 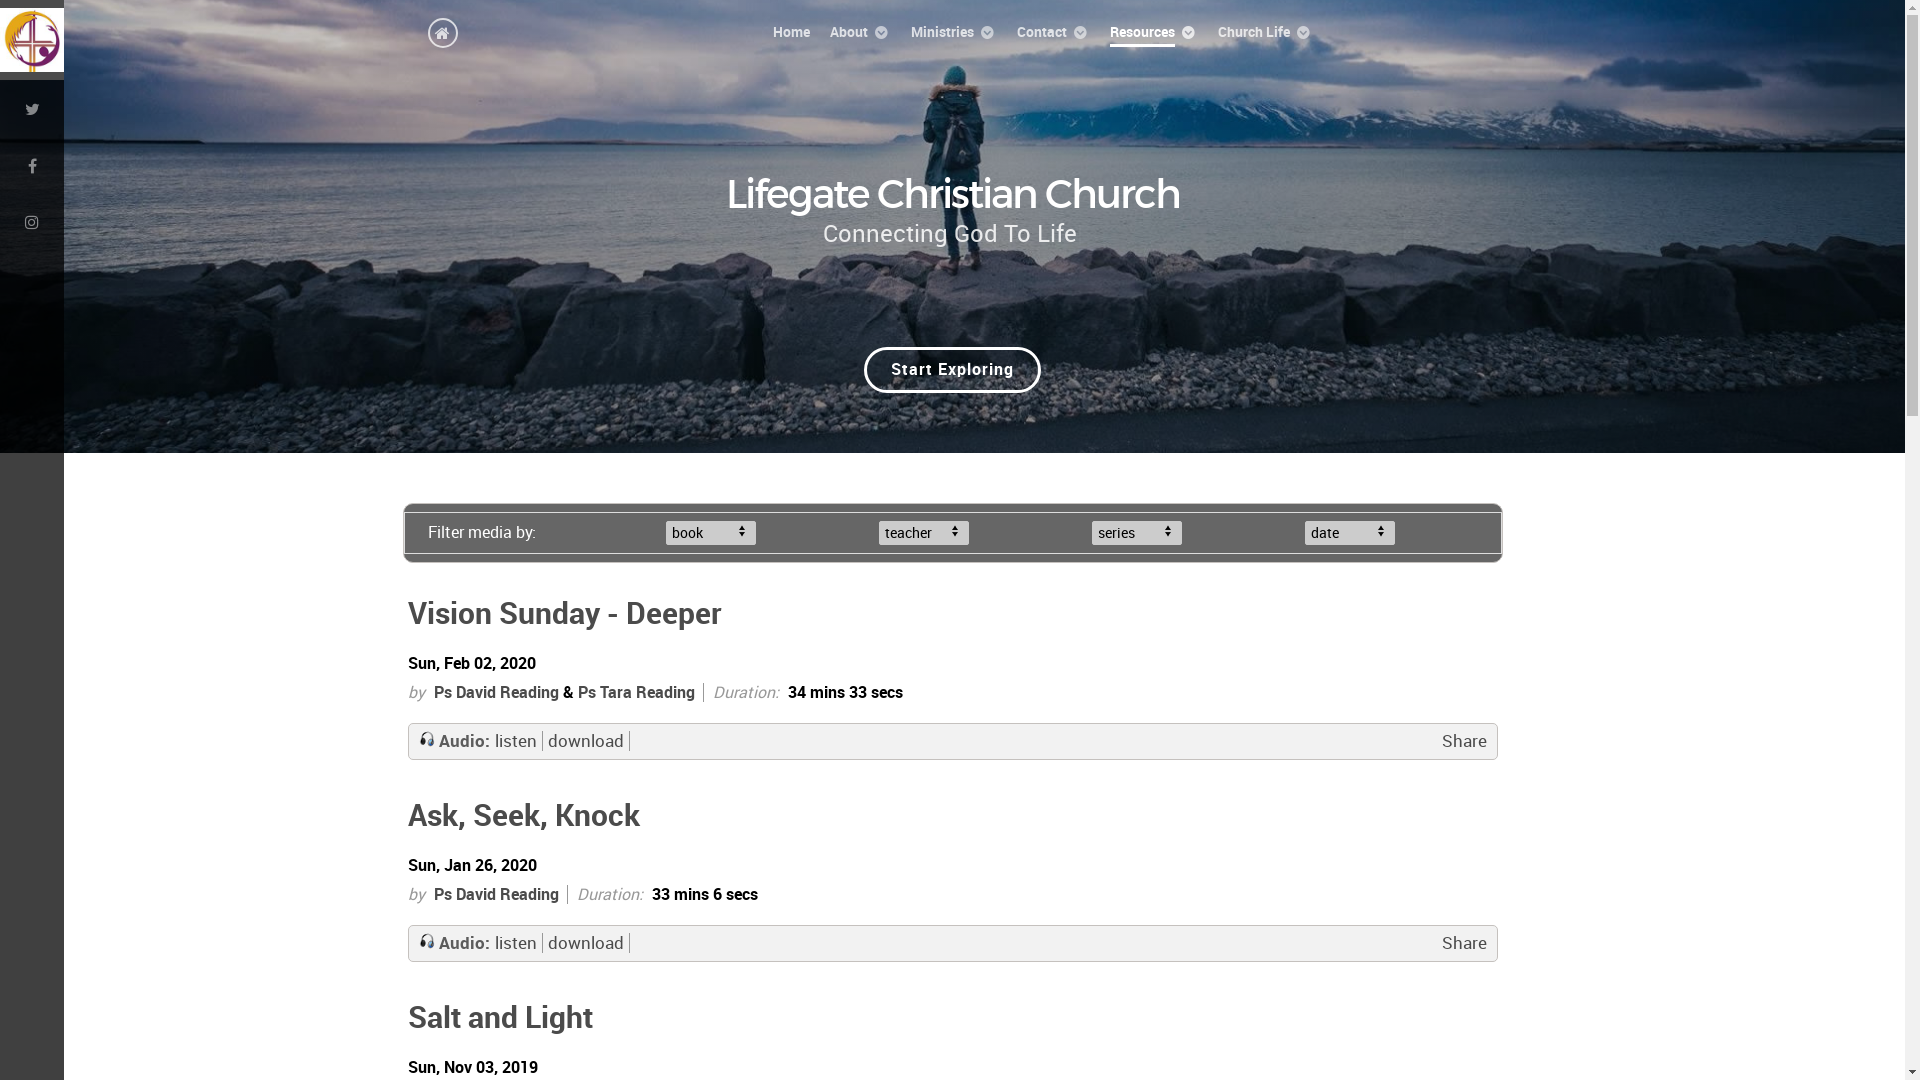 I want to click on 'series', so click(x=1137, y=531).